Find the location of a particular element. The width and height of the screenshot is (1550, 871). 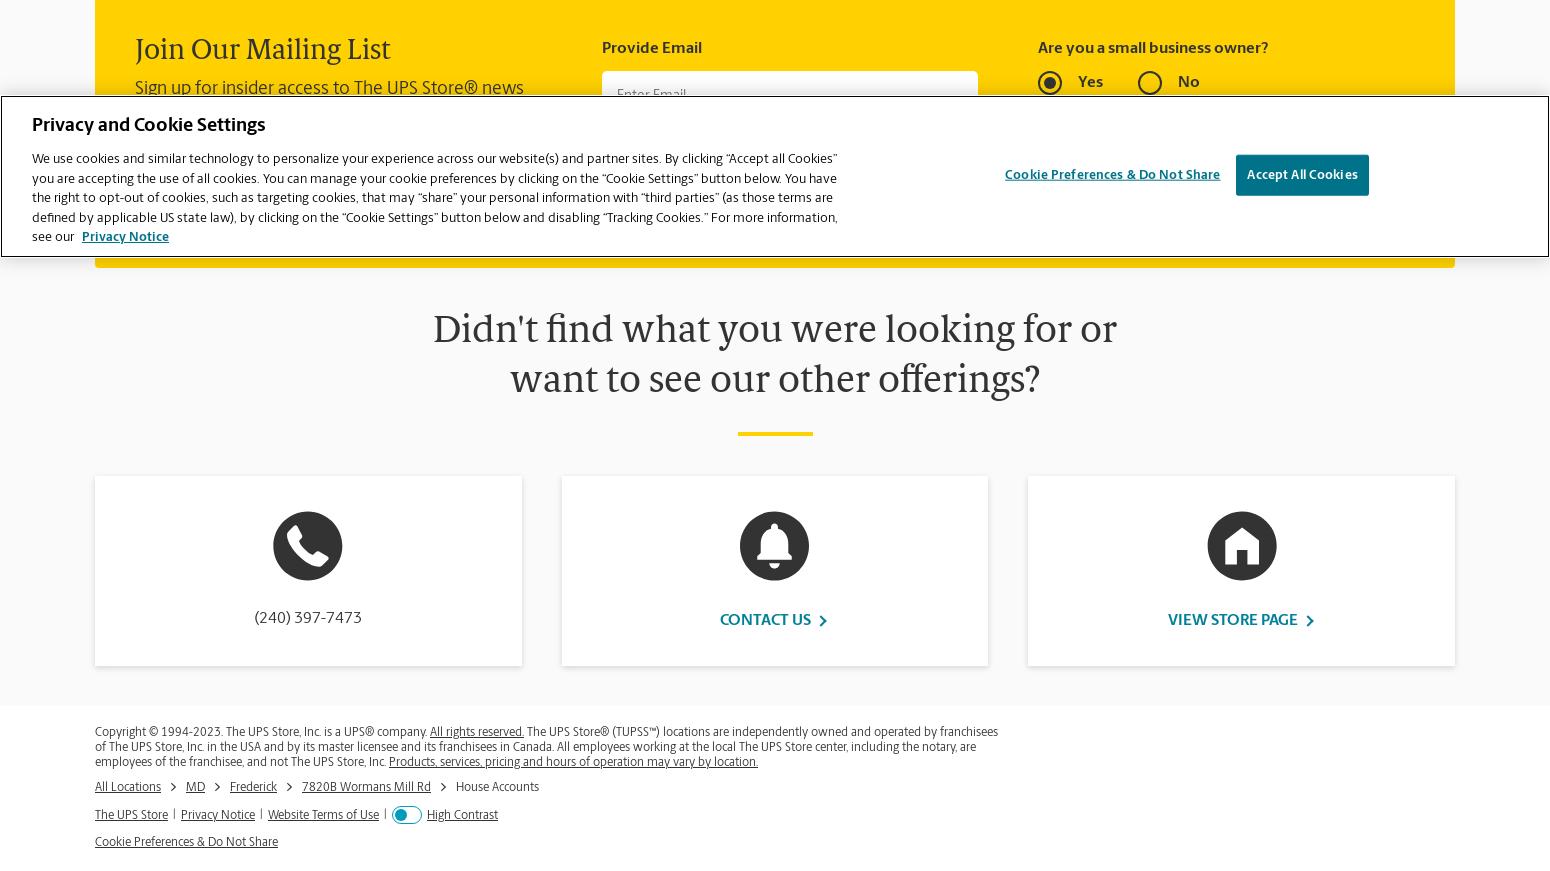

'Privacy Notice' is located at coordinates (216, 814).